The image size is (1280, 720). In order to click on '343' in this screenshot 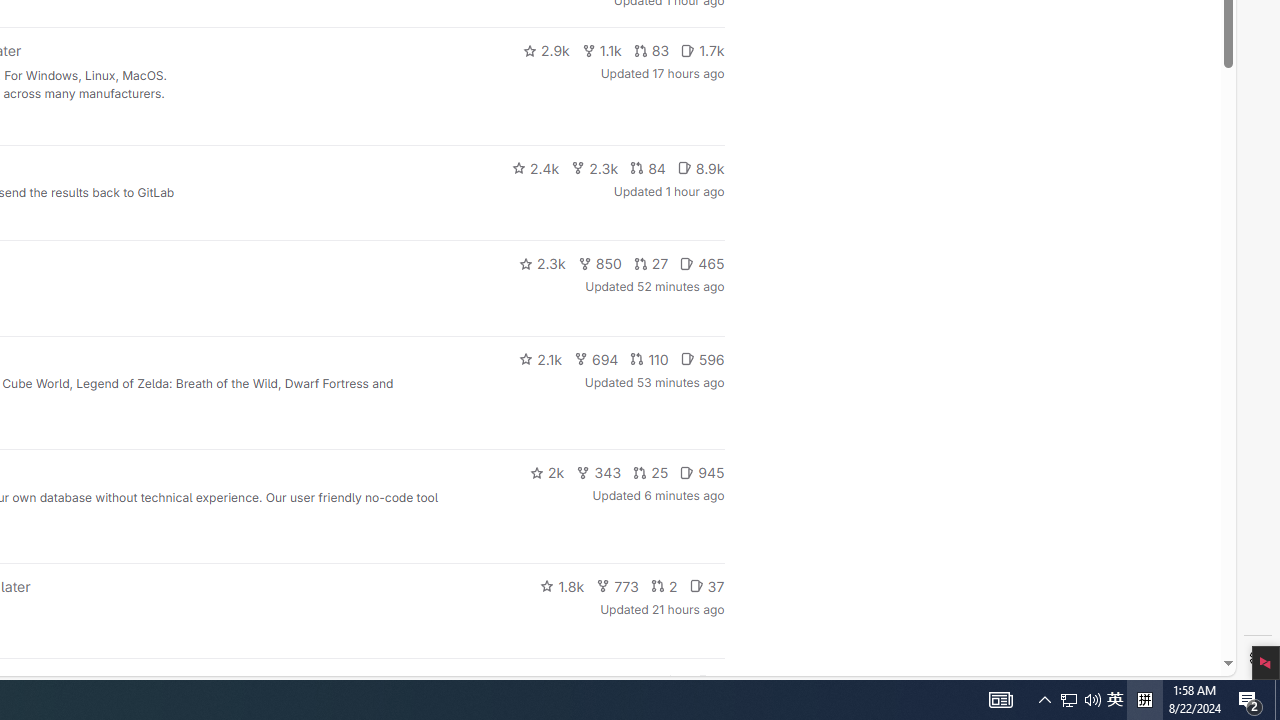, I will do `click(598, 473)`.